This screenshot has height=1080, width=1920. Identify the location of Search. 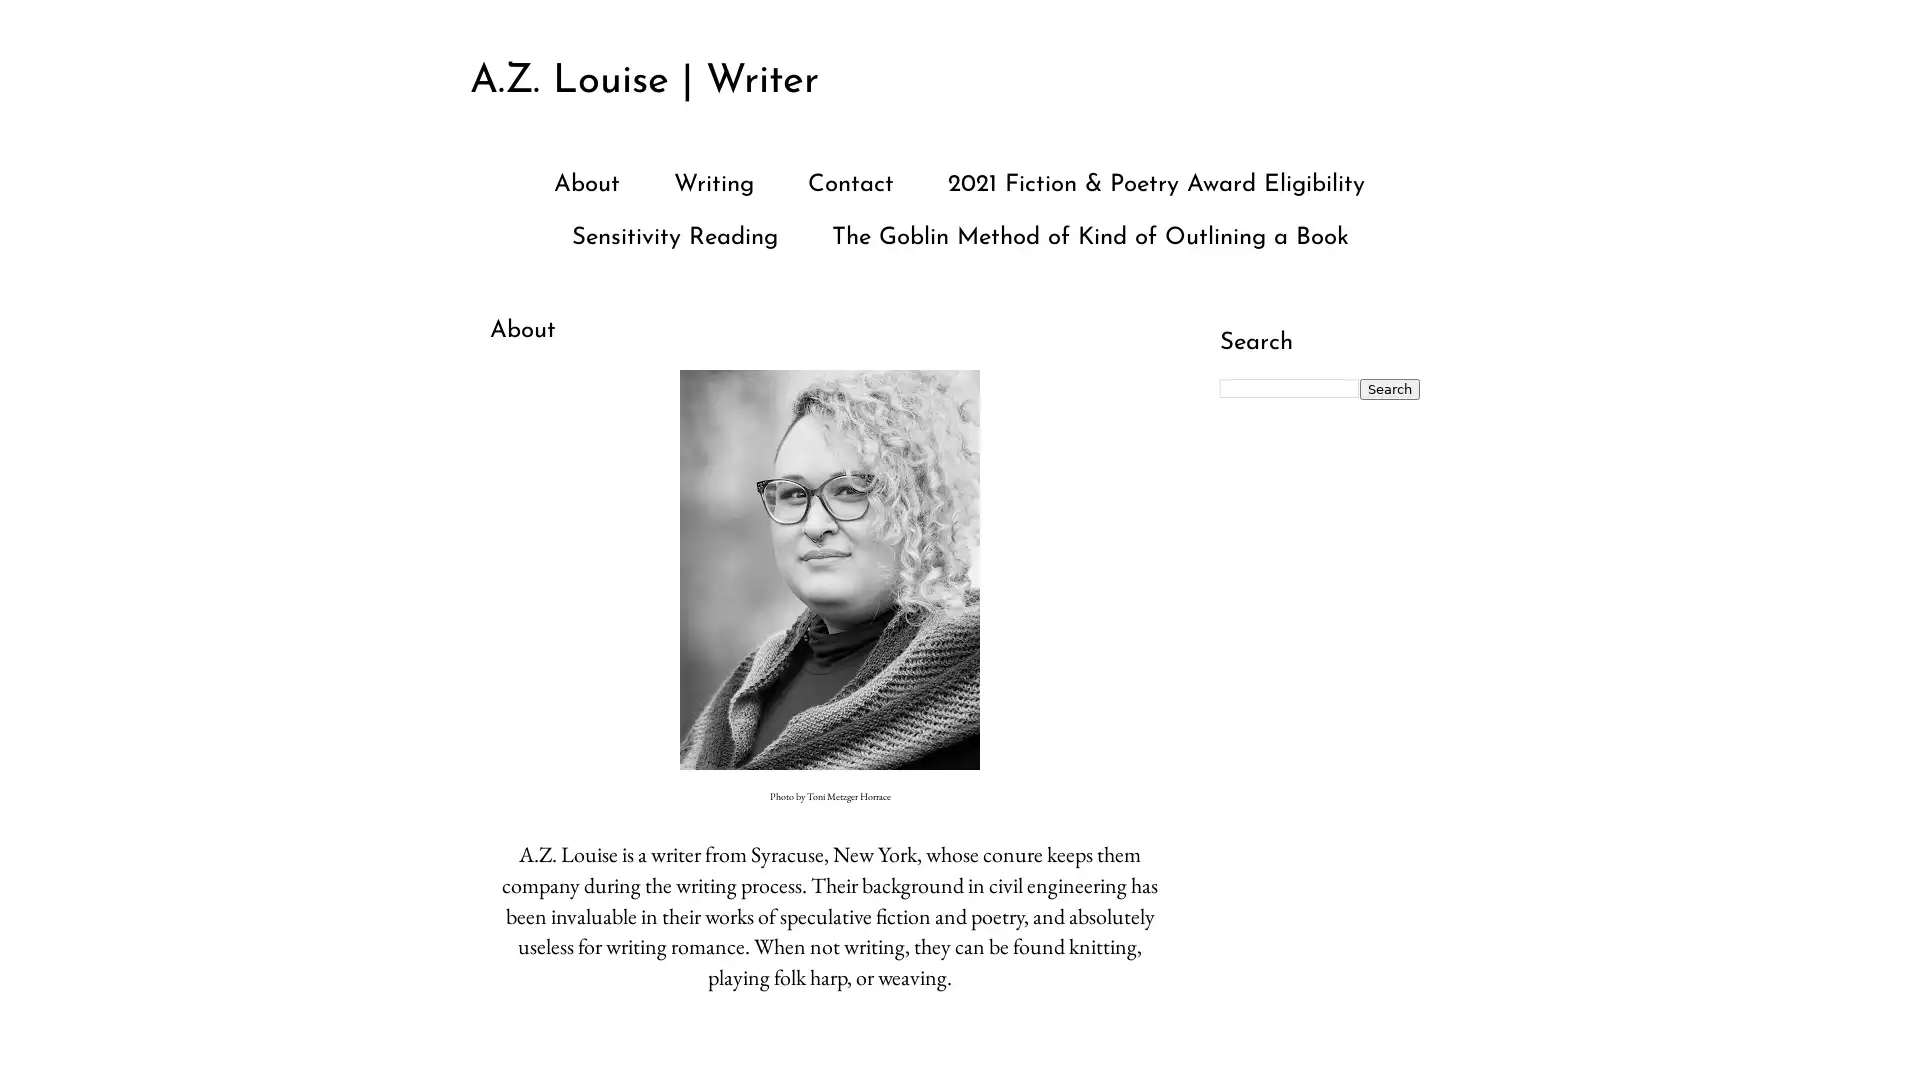
(1389, 388).